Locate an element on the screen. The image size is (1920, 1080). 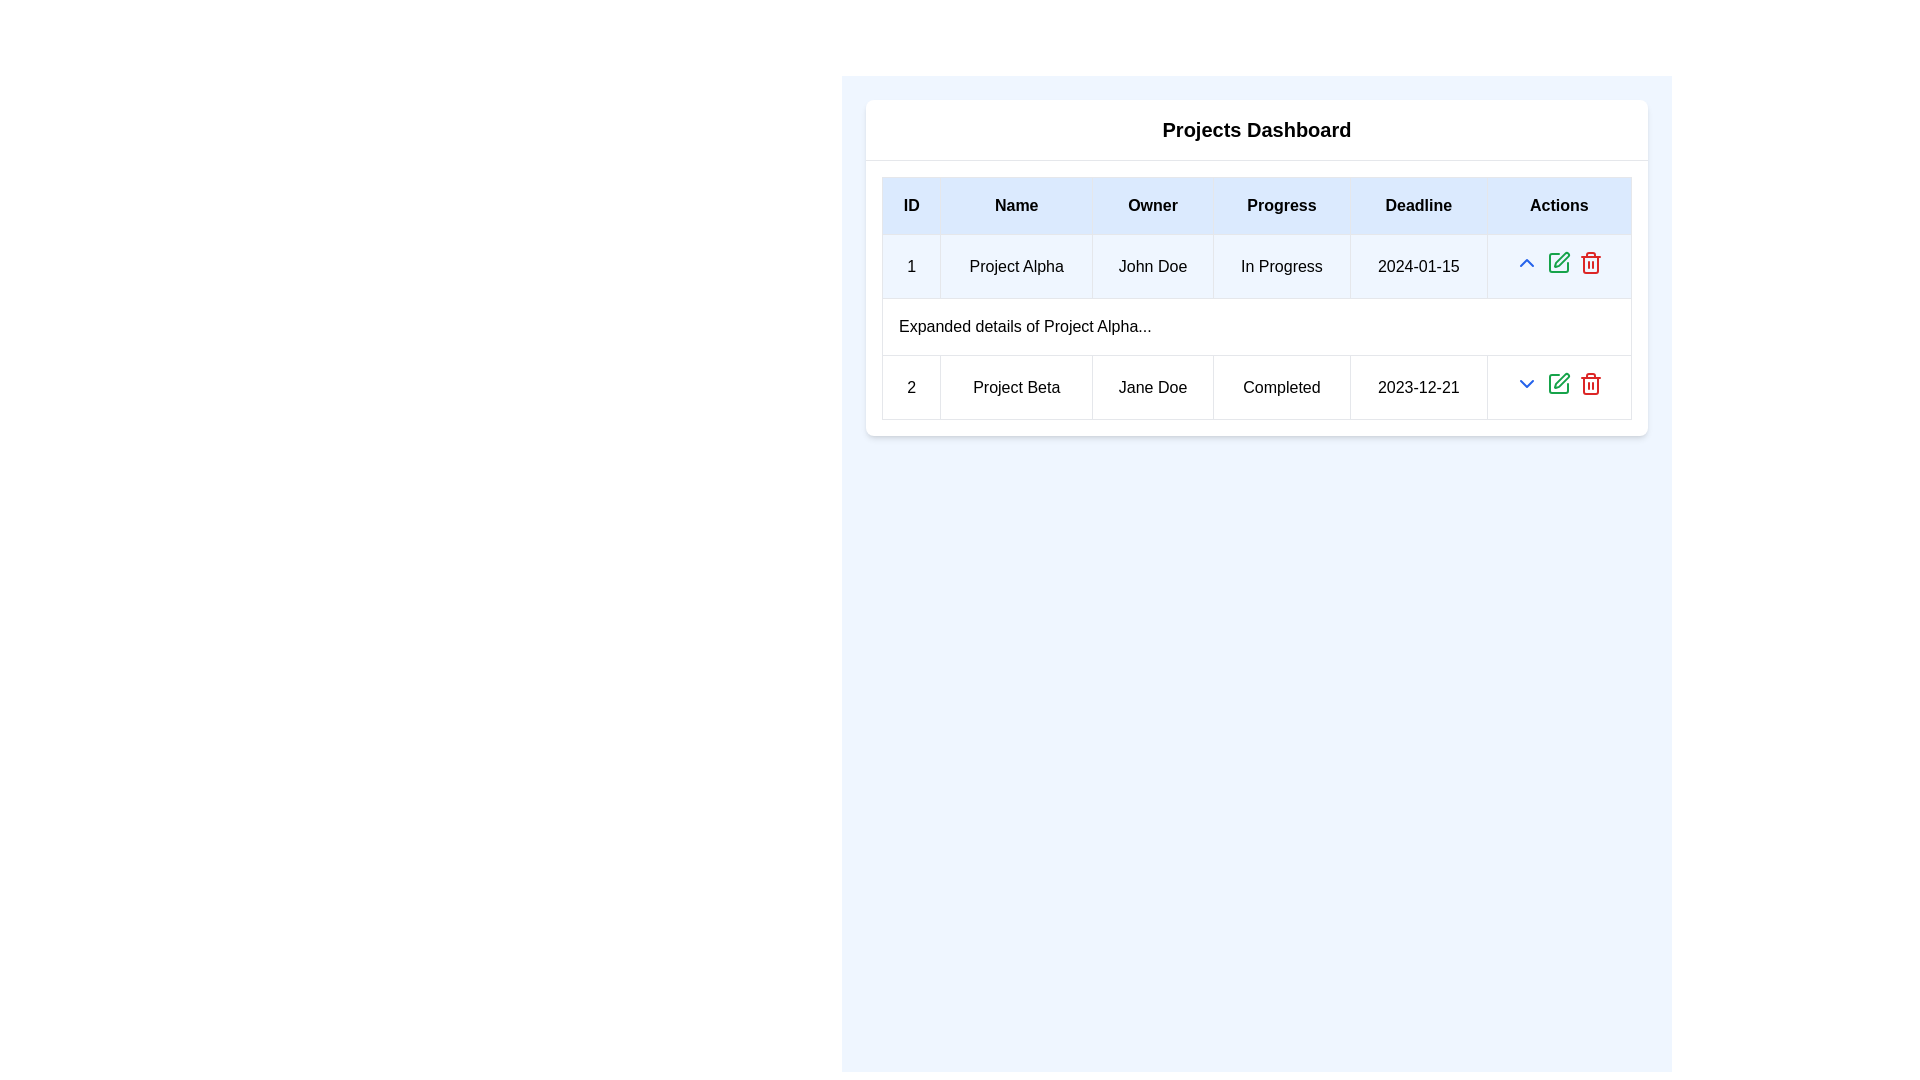
the table header cell labeled 'Owner', which has a light blue background and bold black text, located between the 'Name' and 'Progress' cells is located at coordinates (1153, 205).